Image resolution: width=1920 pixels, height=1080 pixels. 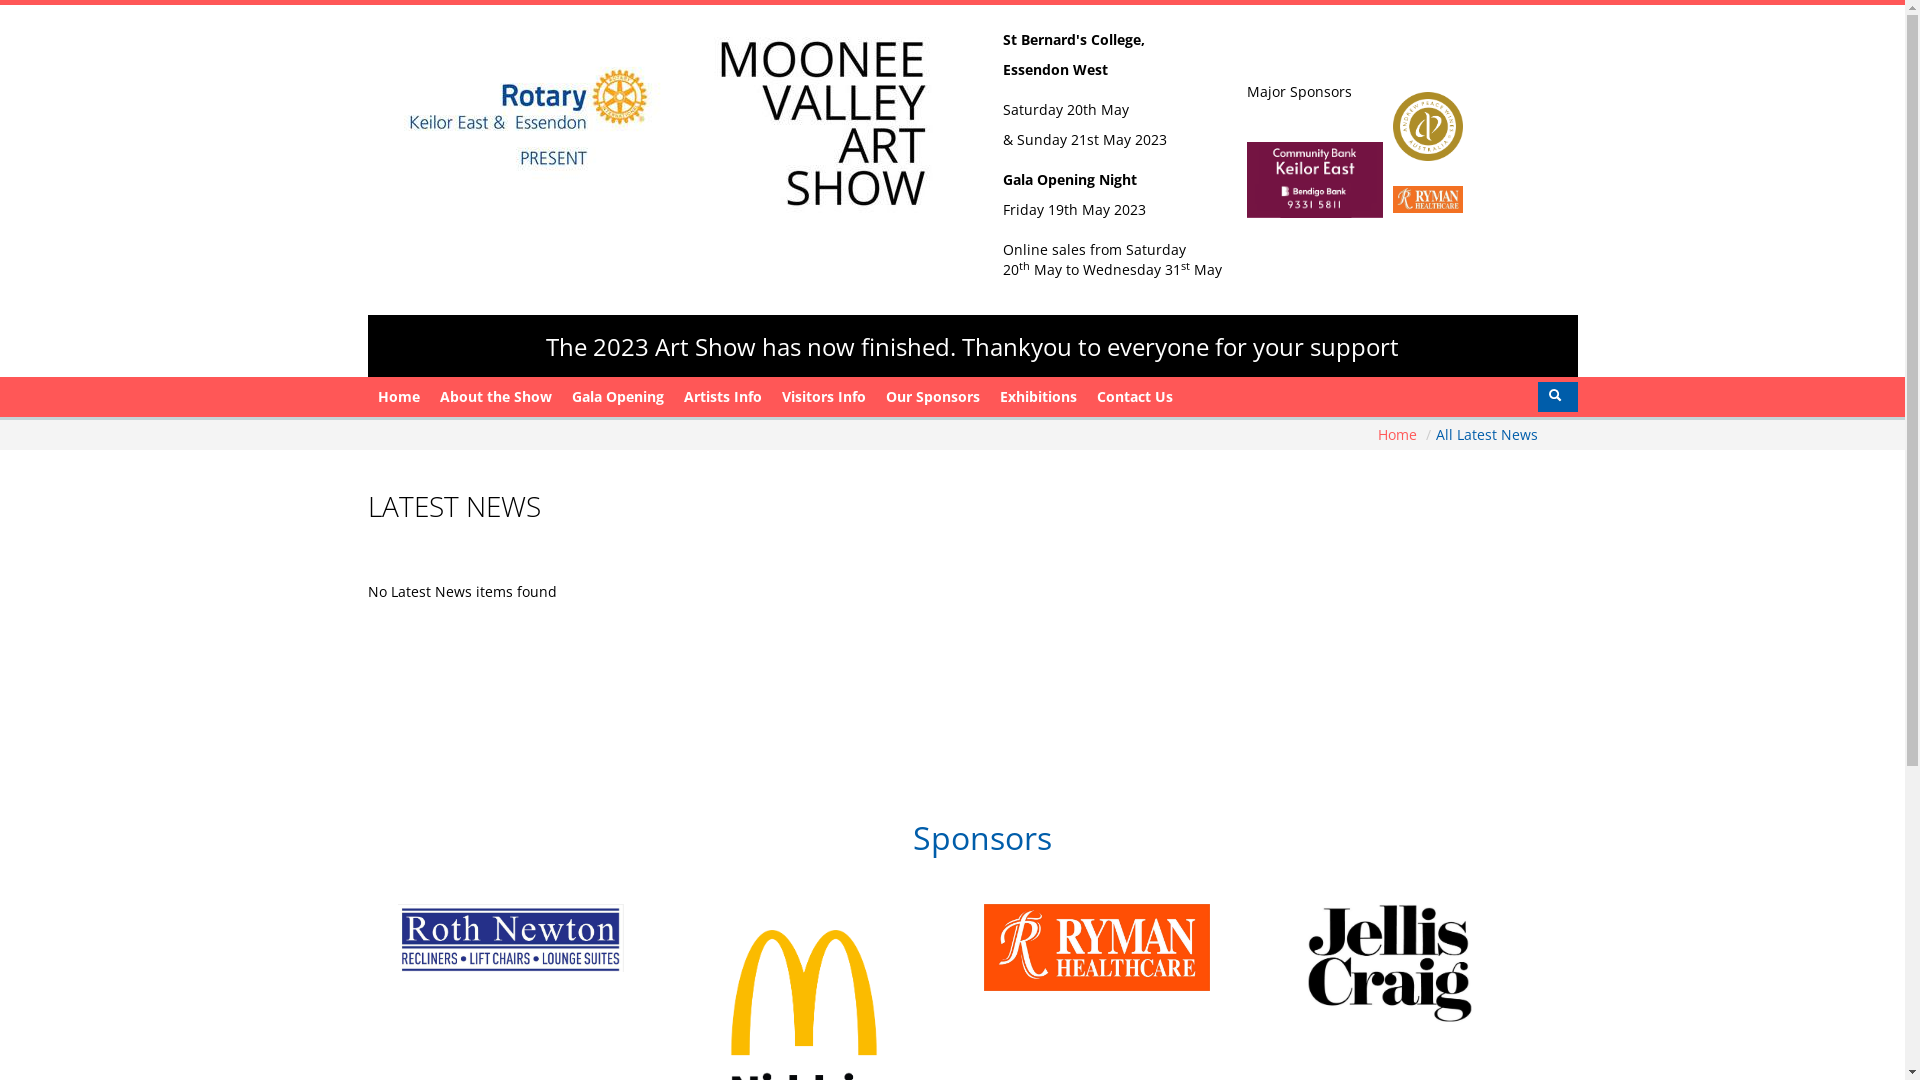 What do you see at coordinates (1084, 397) in the screenshot?
I see `'Contact Us'` at bounding box center [1084, 397].